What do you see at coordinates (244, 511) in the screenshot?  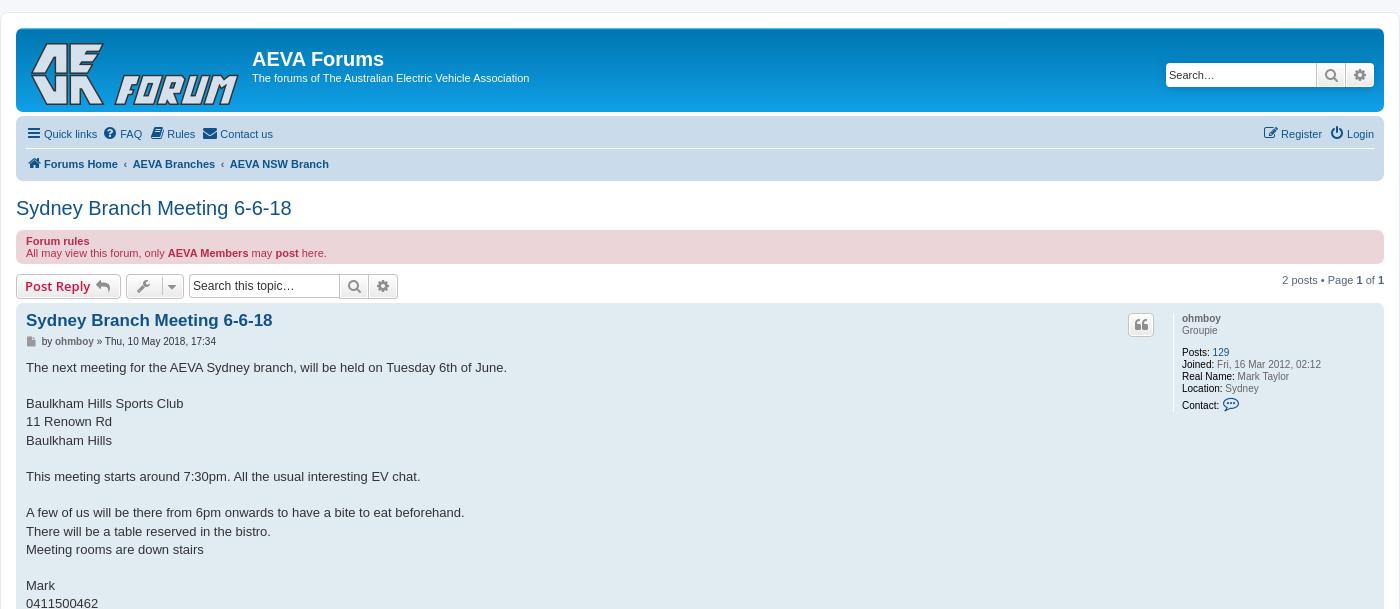 I see `'A few of us will be there from 6pm onwards to have a bite to eat beforehand.'` at bounding box center [244, 511].